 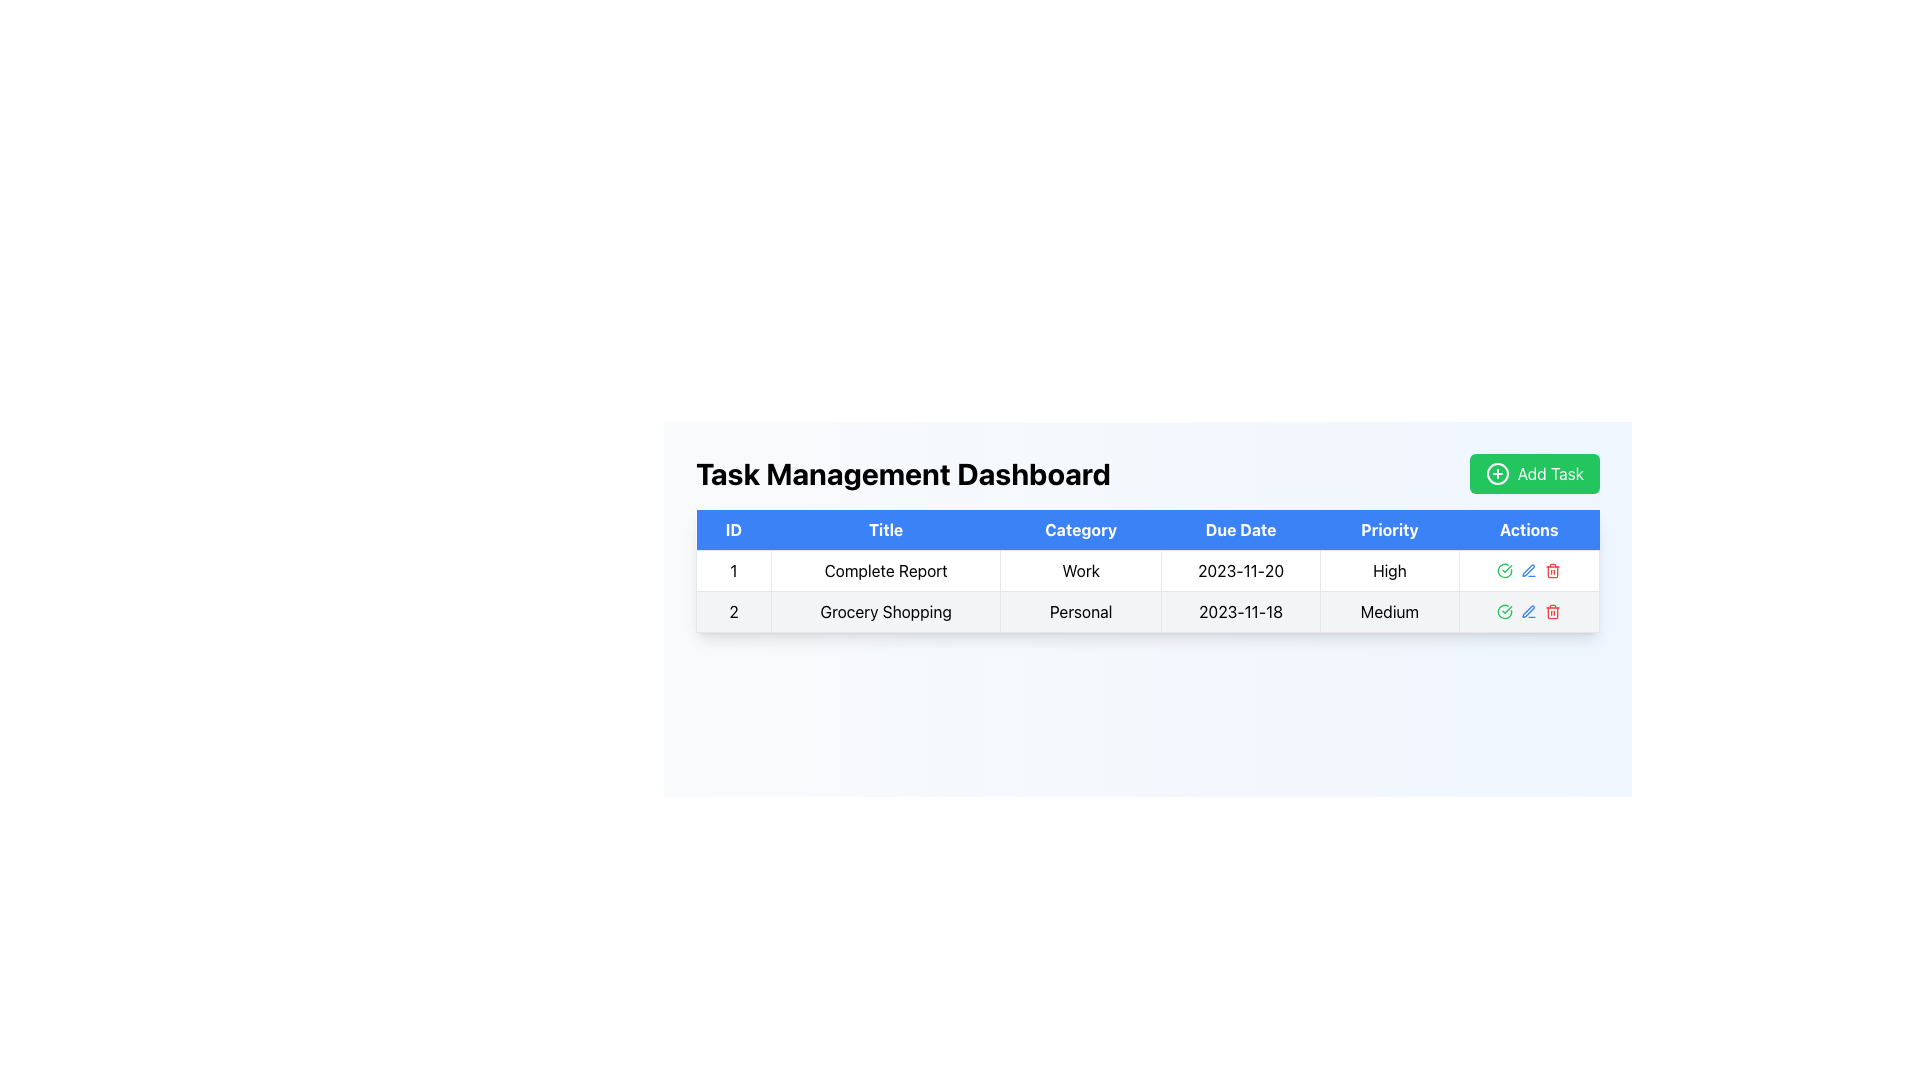 What do you see at coordinates (1528, 570) in the screenshot?
I see `the edit icon located in the 'Actions' column of the first row in the table, positioned between a green checkmark icon on the left and a red trash bin icon on the right` at bounding box center [1528, 570].